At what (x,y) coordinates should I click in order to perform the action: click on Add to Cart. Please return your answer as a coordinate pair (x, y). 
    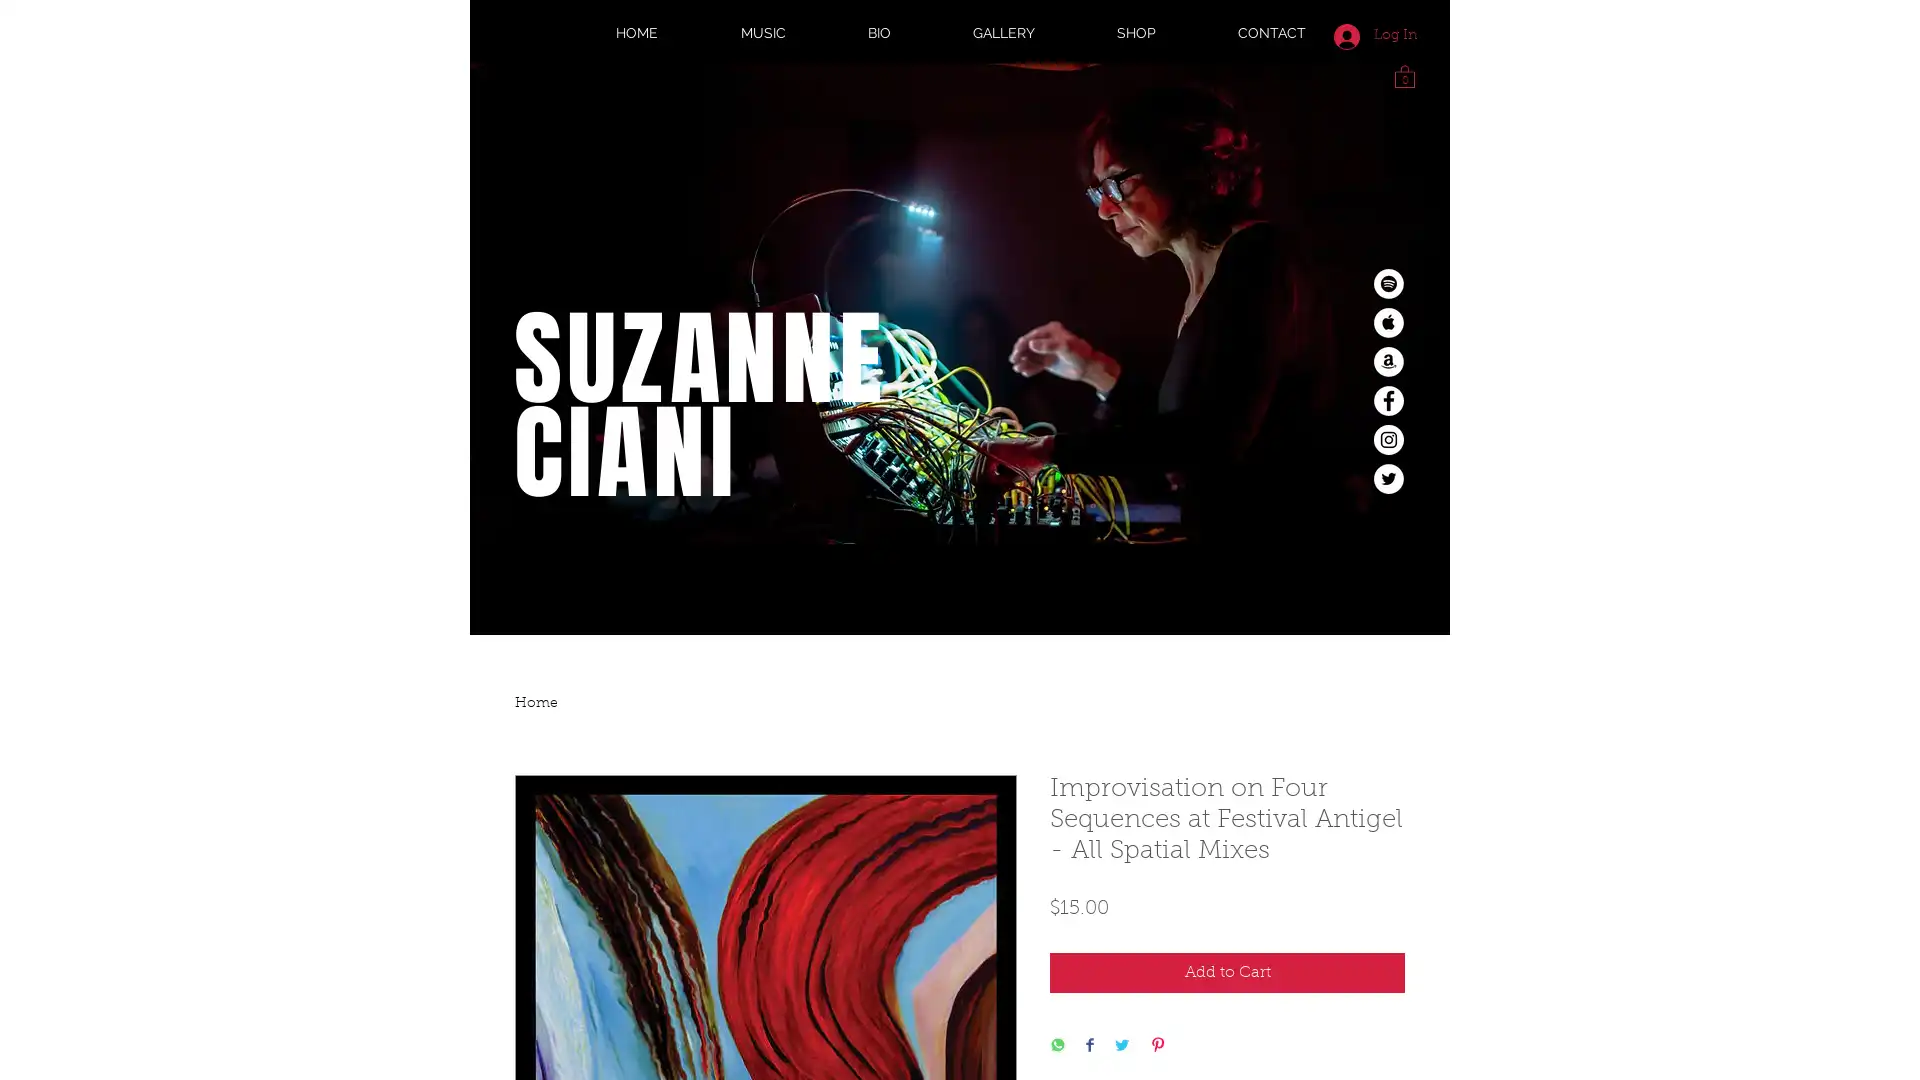
    Looking at the image, I should click on (1226, 971).